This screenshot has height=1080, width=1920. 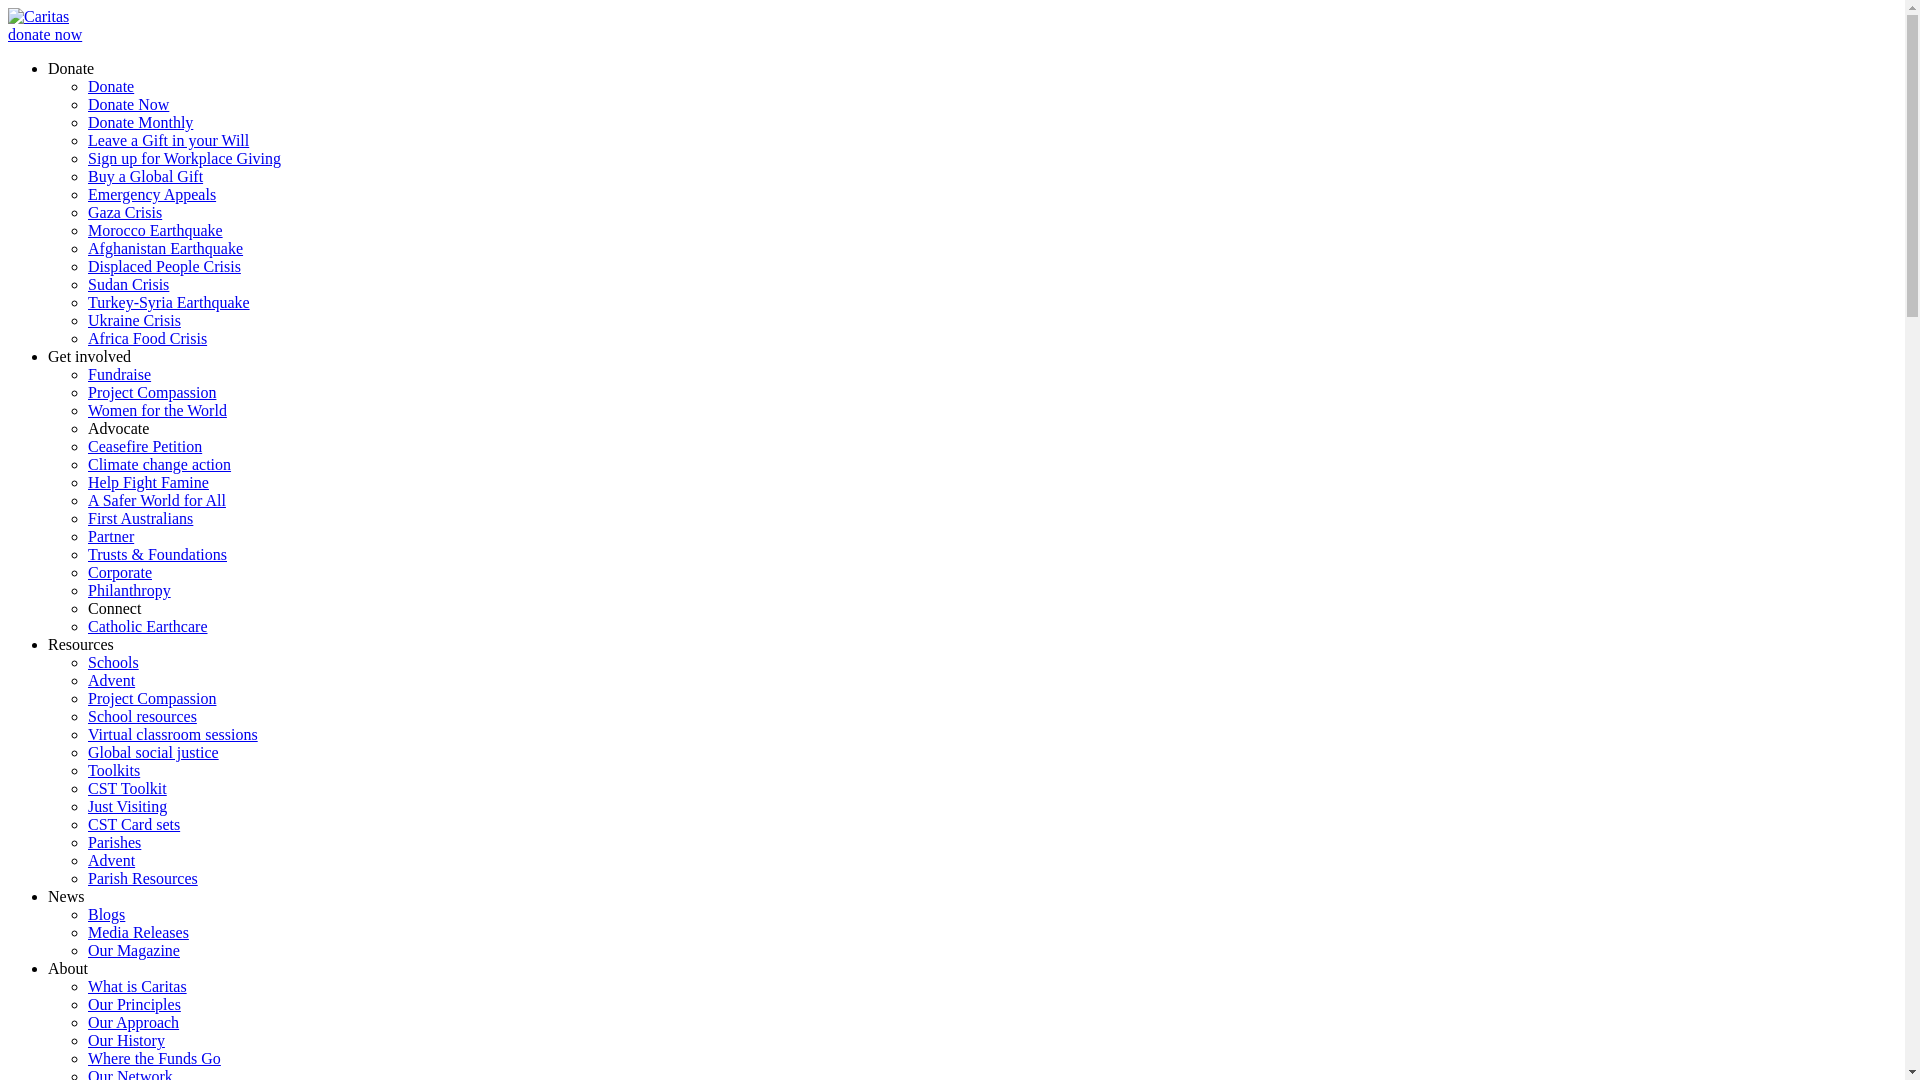 What do you see at coordinates (125, 1039) in the screenshot?
I see `'Our History'` at bounding box center [125, 1039].